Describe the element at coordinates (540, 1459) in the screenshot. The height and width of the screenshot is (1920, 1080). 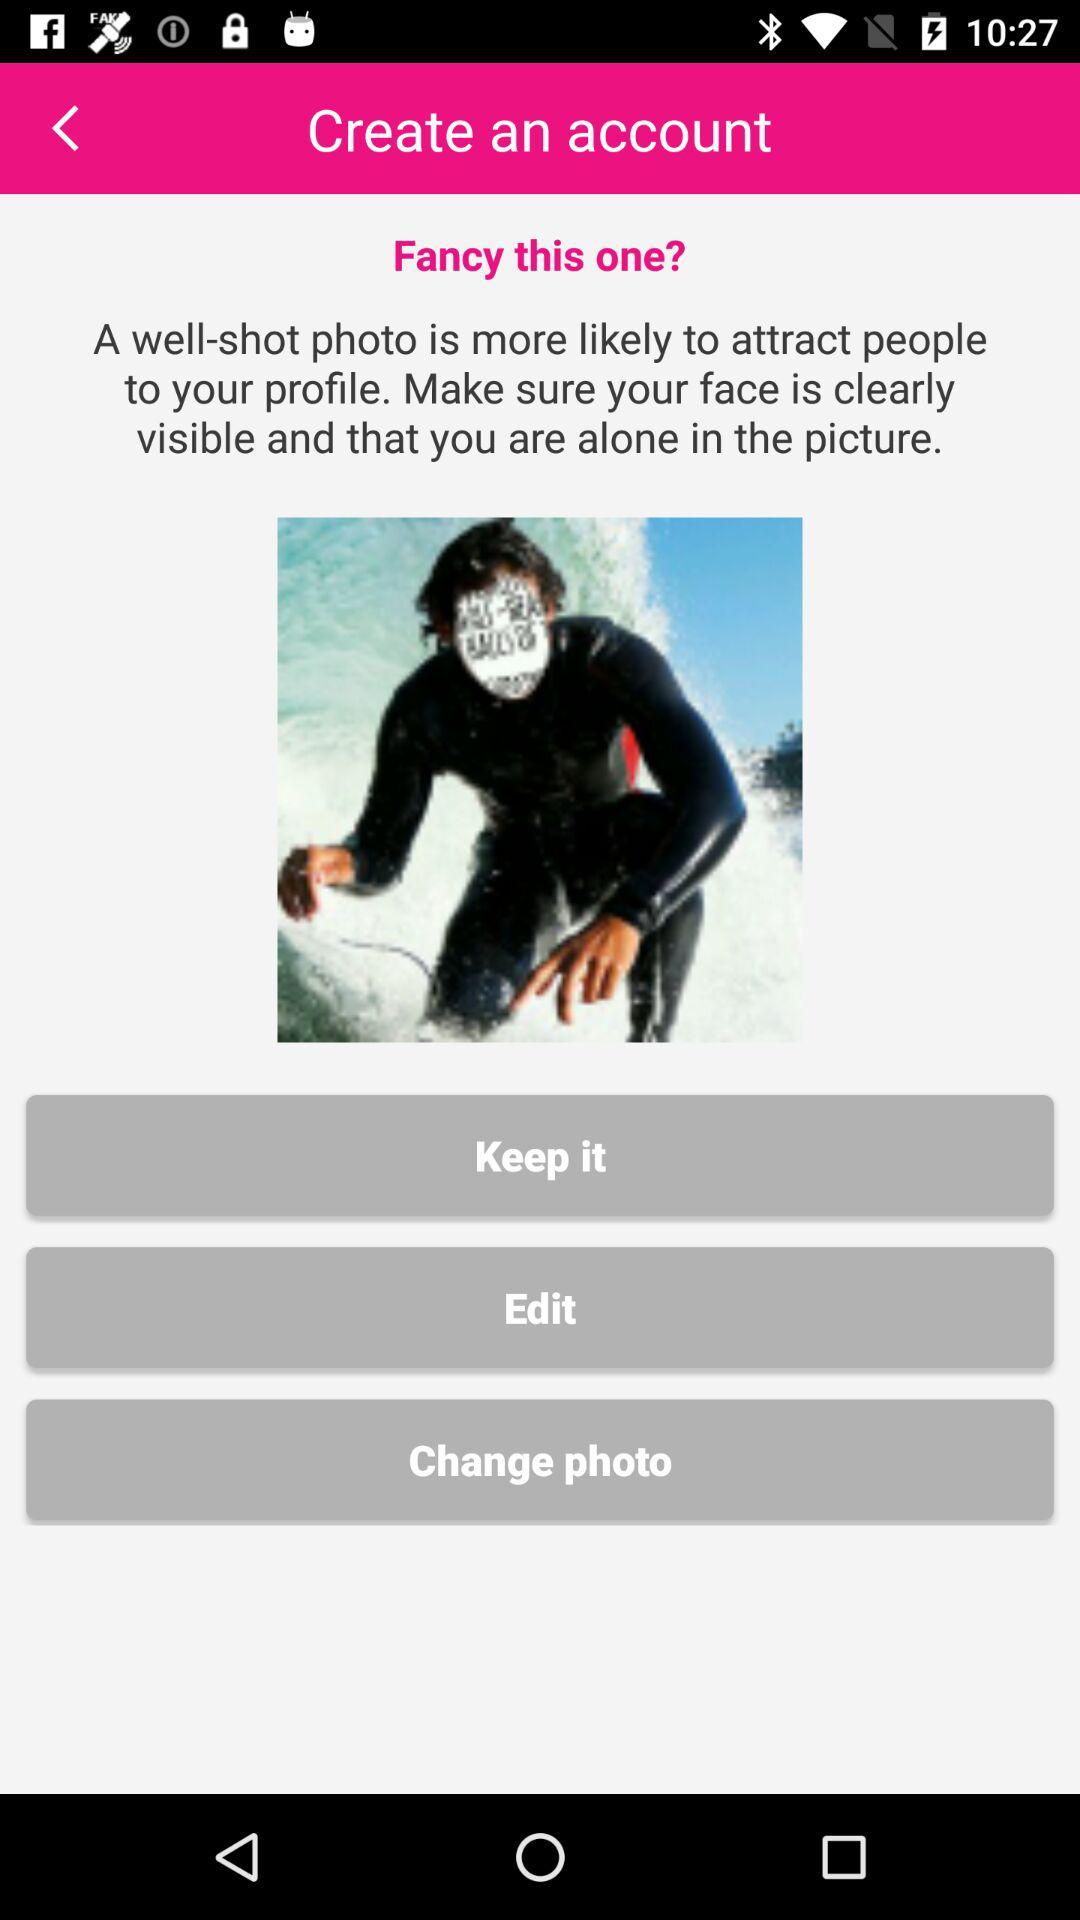
I see `button below the edit button` at that location.